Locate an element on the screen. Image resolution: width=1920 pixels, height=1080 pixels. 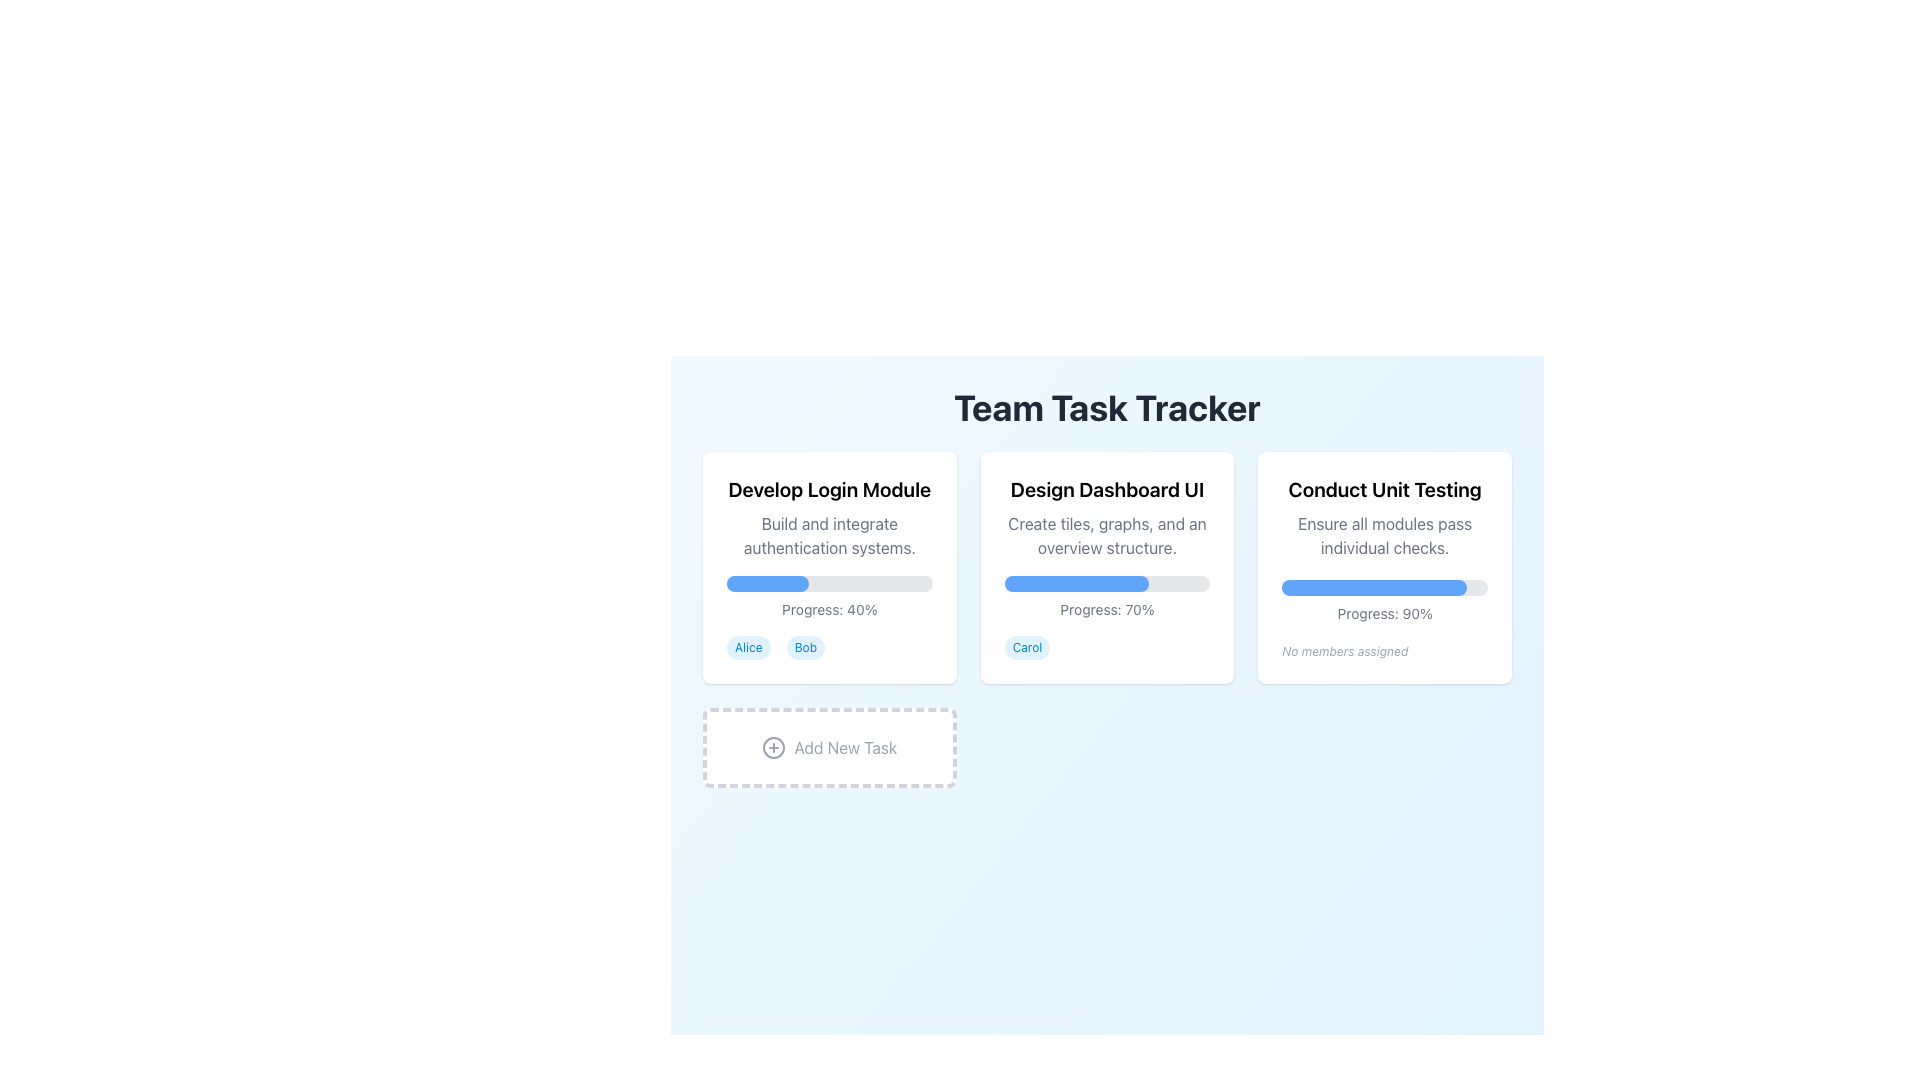
the label in the second card located below the 'Progress: 70%' label, which identifies an assigned individual or group related to the task is located at coordinates (1027, 648).